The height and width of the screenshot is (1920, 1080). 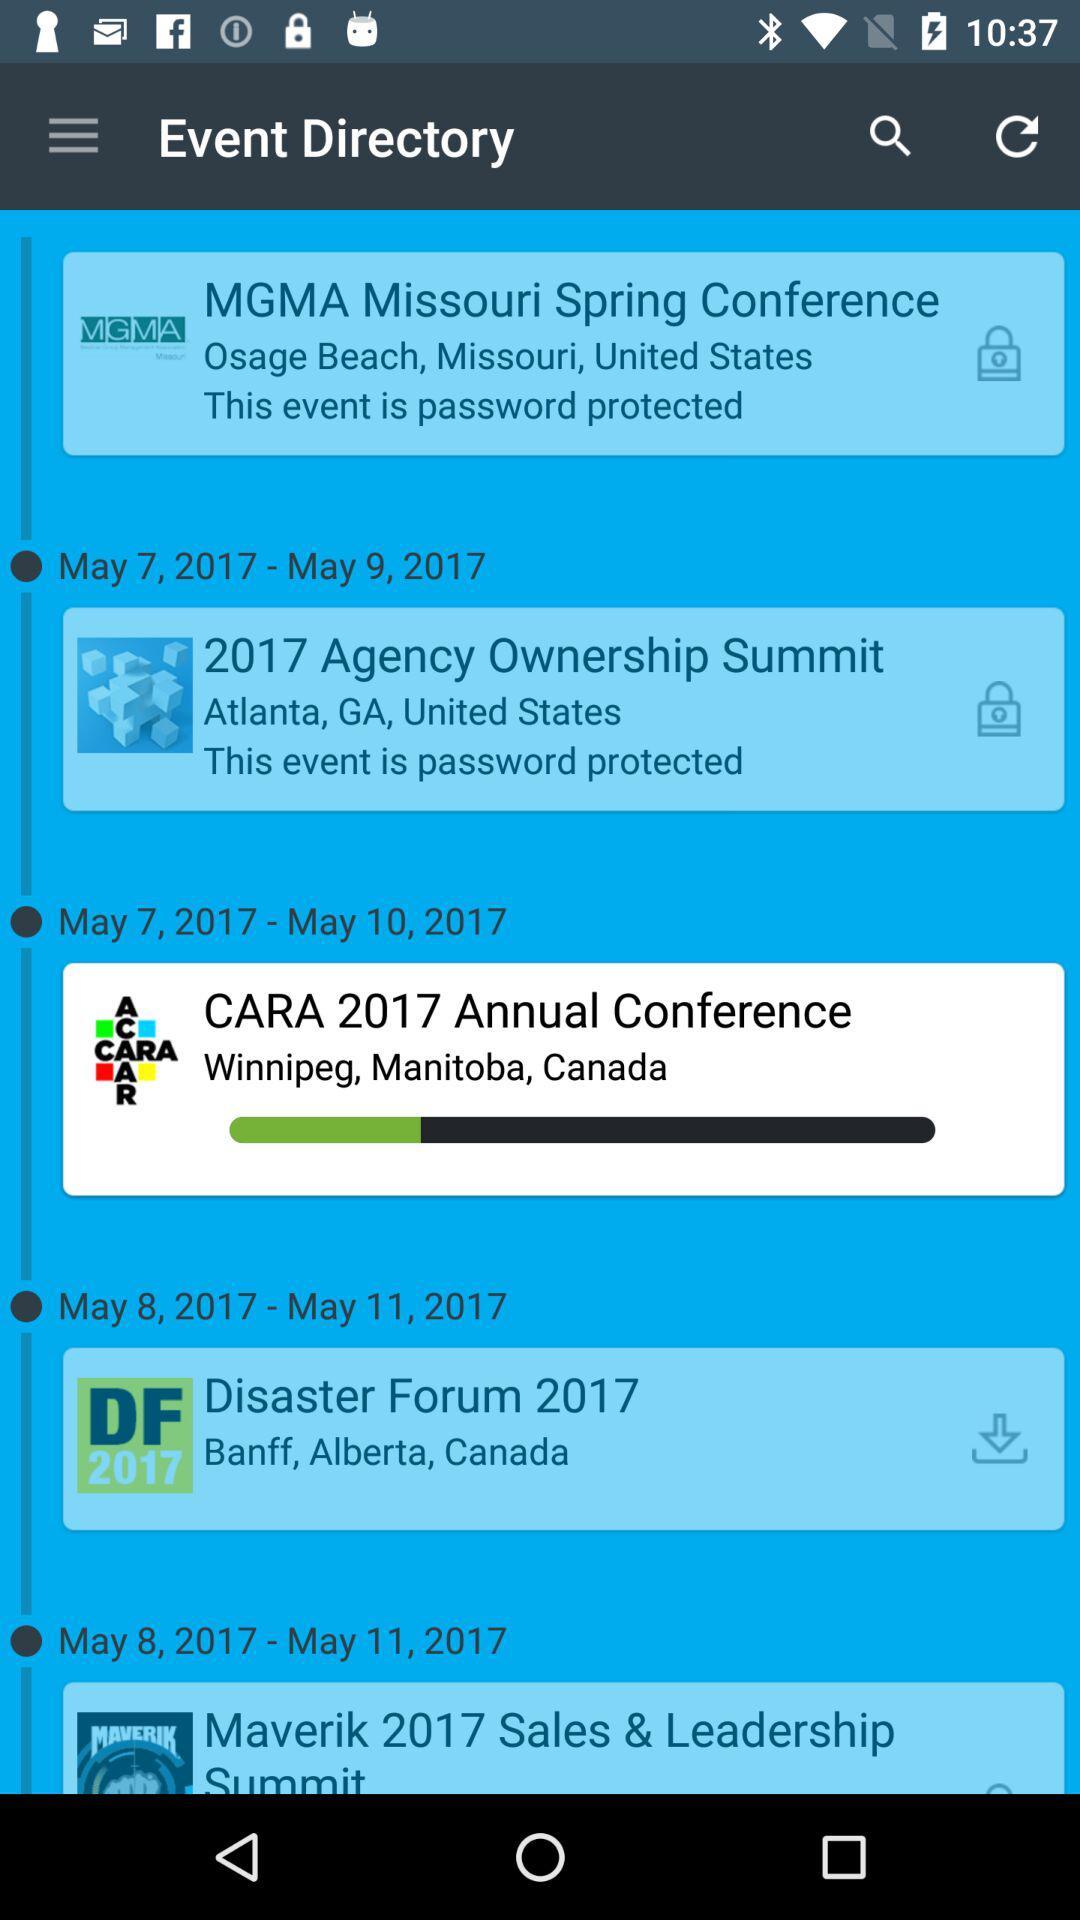 What do you see at coordinates (72, 135) in the screenshot?
I see `app next to the event directory` at bounding box center [72, 135].